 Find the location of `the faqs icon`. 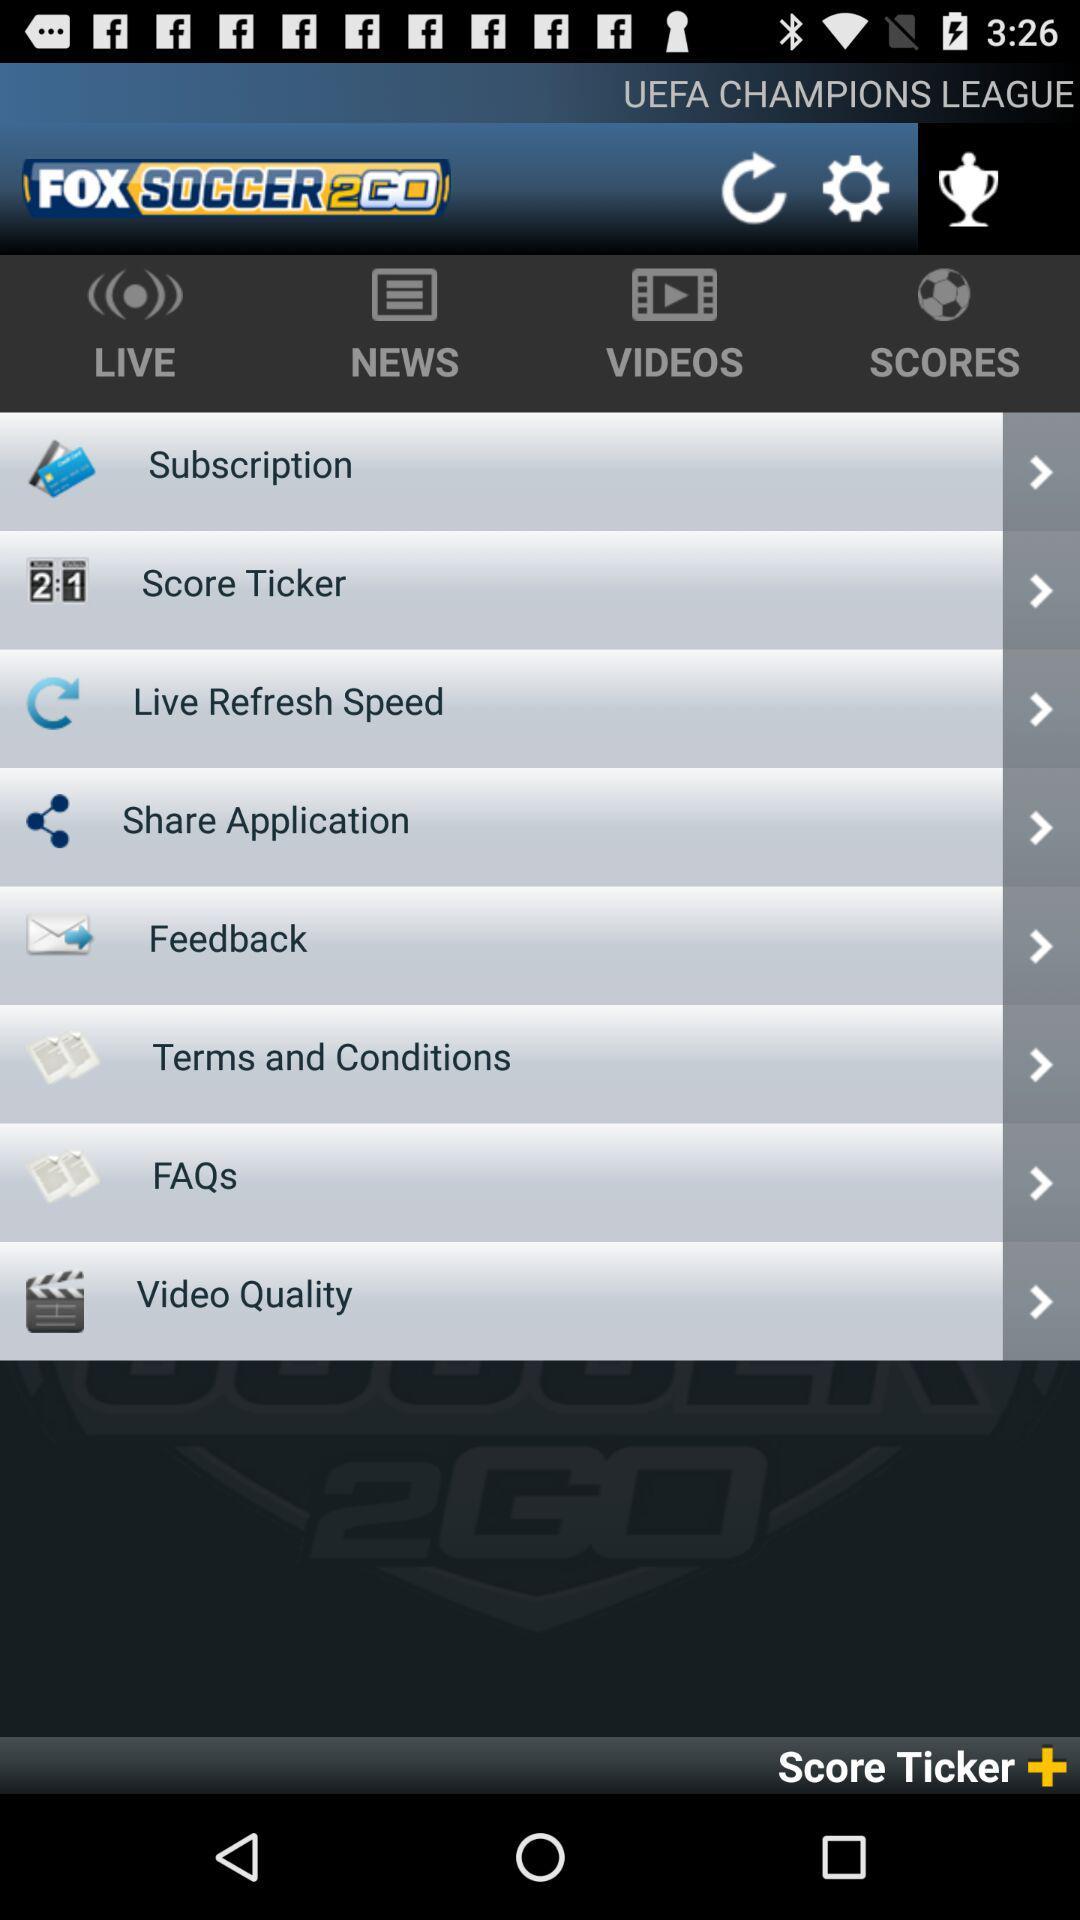

the faqs icon is located at coordinates (195, 1174).